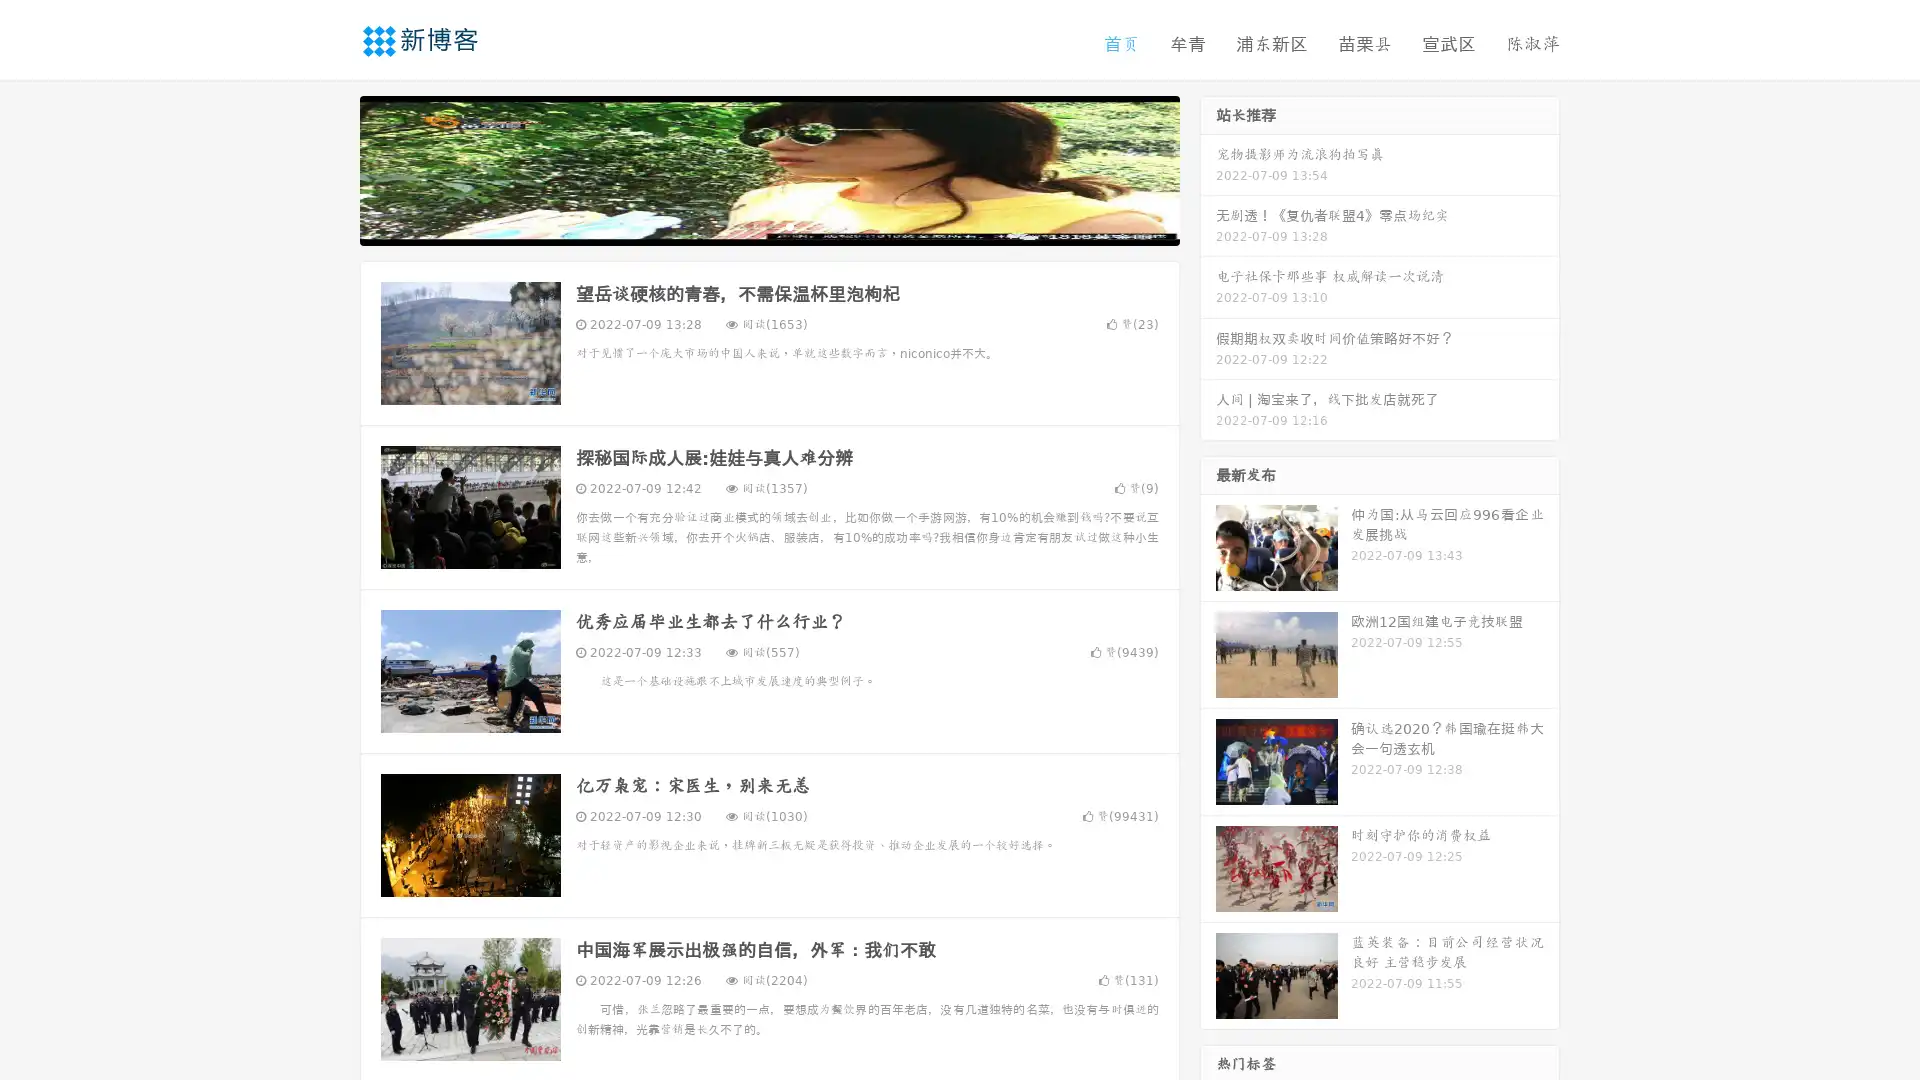 This screenshot has height=1080, width=1920. I want to click on Go to slide 1, so click(748, 225).